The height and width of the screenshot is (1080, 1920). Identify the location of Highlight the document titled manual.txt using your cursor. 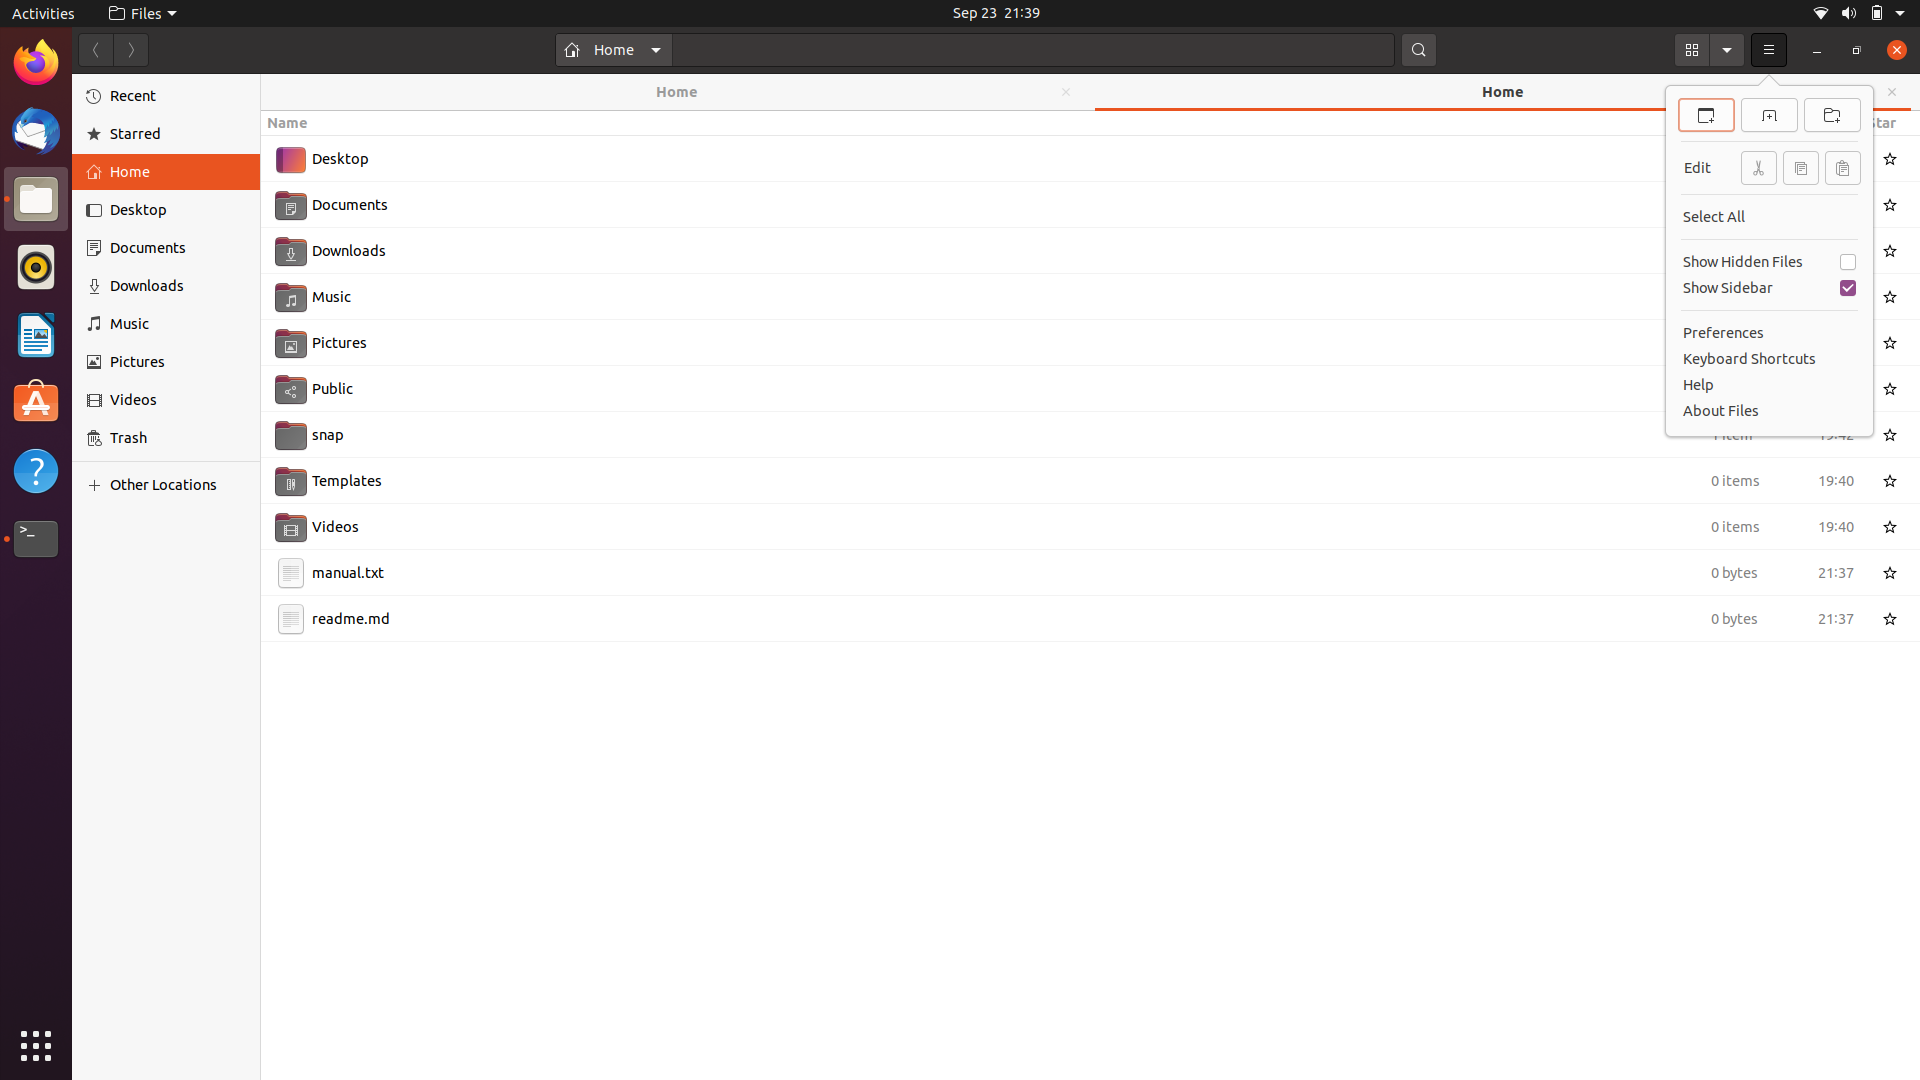
(1891, 570).